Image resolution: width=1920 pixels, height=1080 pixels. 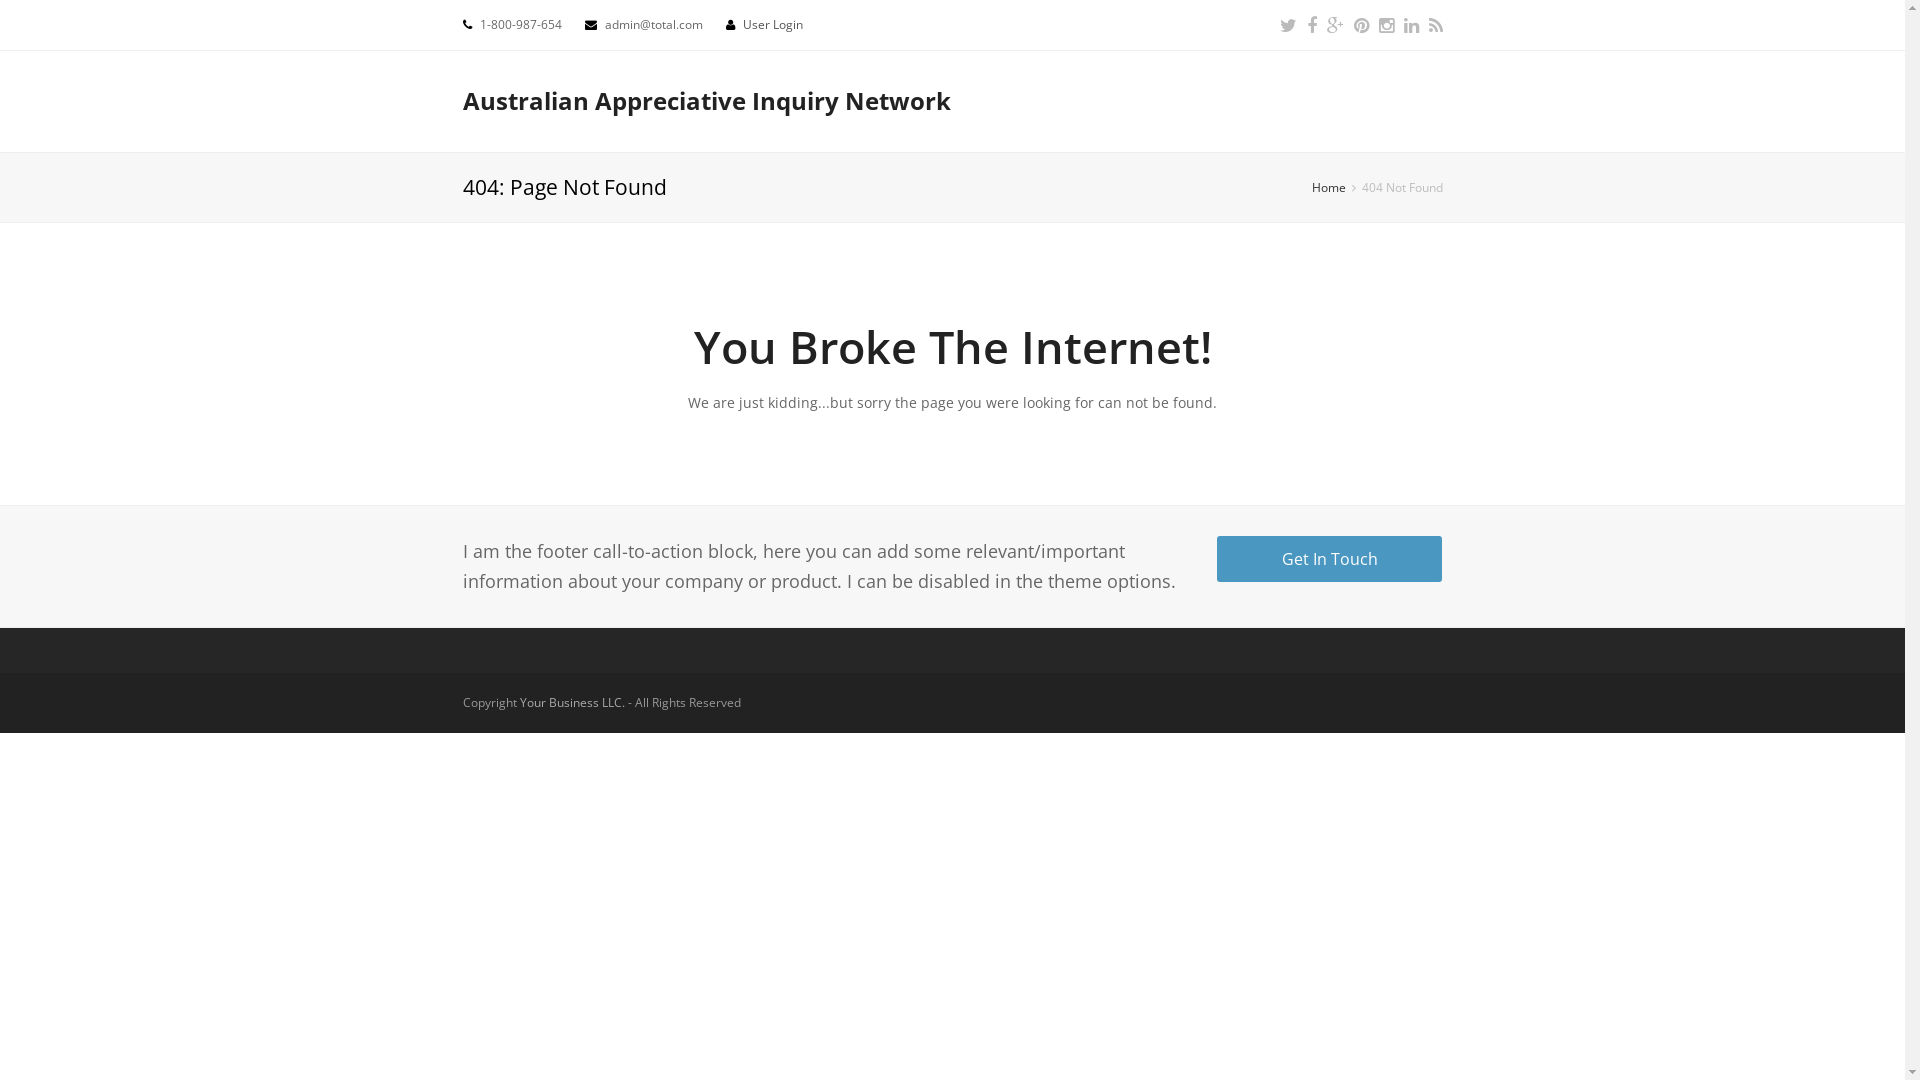 What do you see at coordinates (1427, 24) in the screenshot?
I see `'RSS'` at bounding box center [1427, 24].